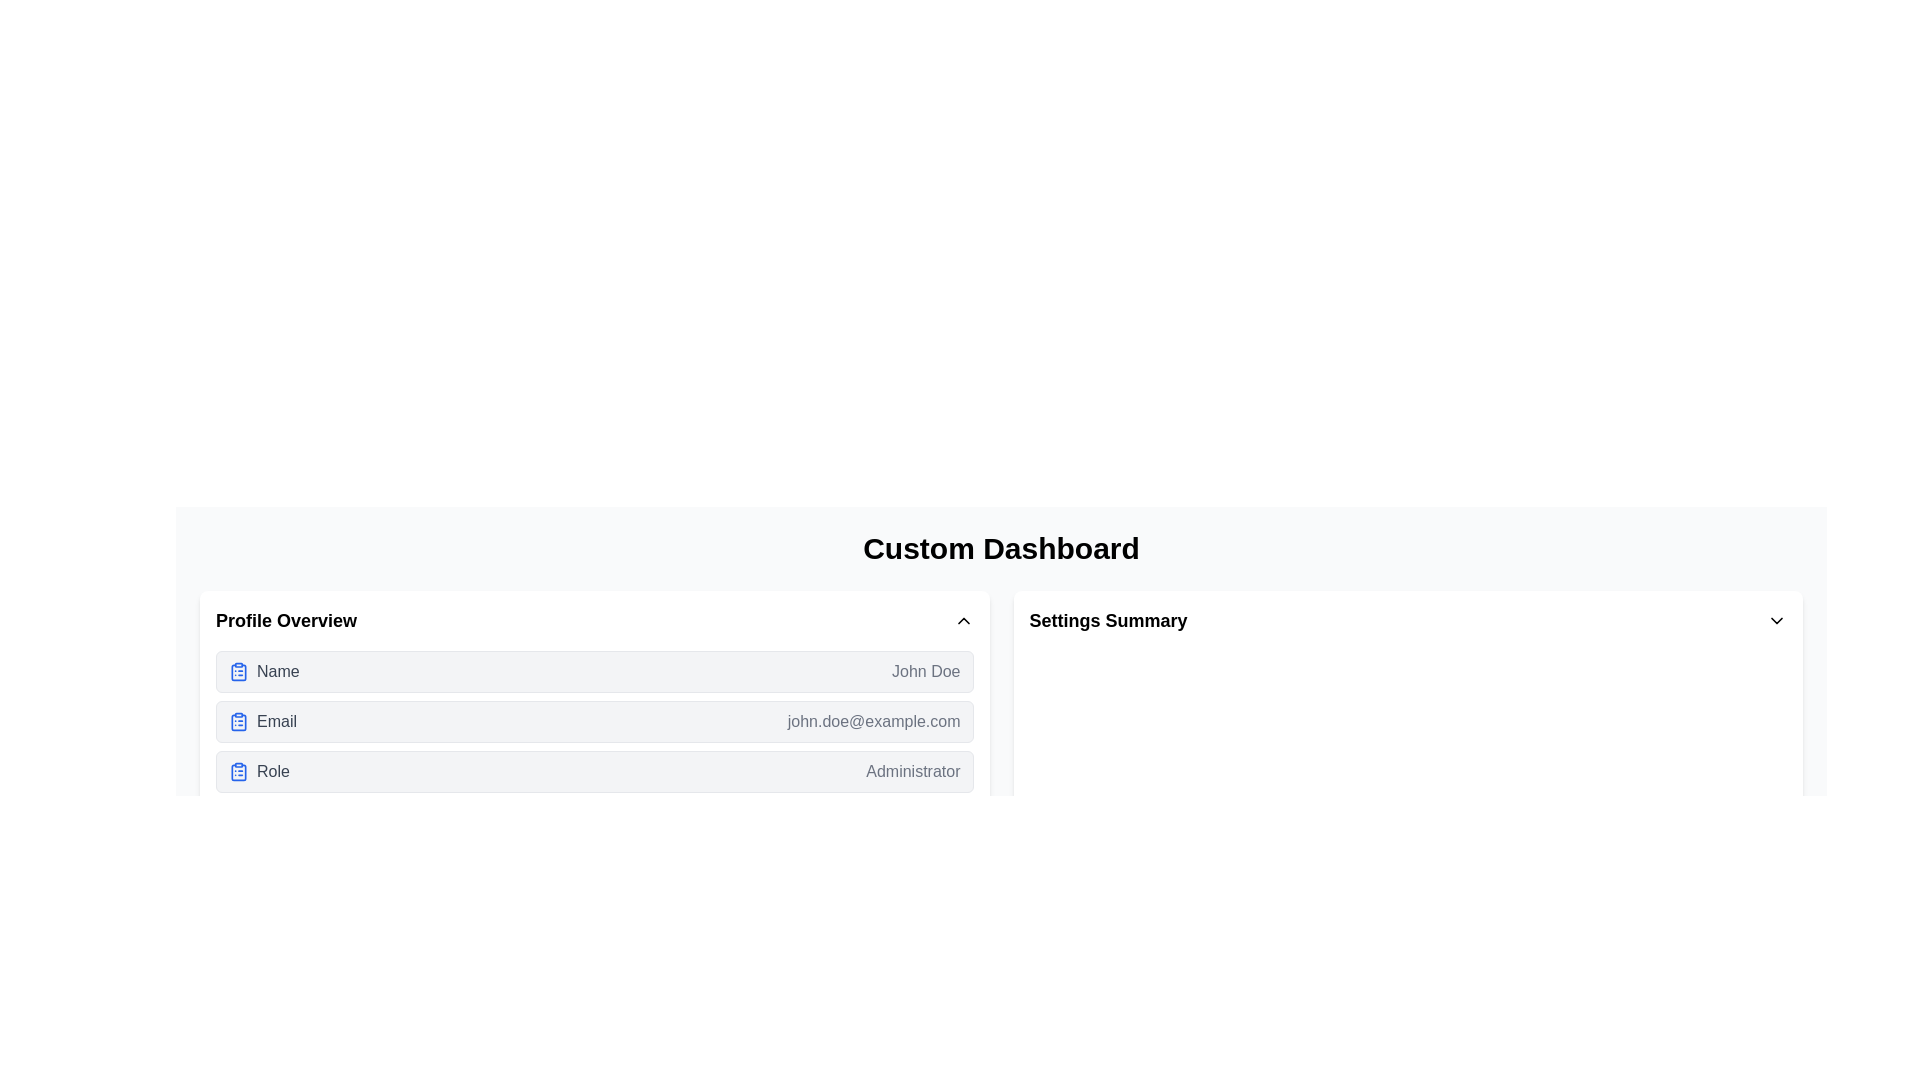 This screenshot has width=1920, height=1080. Describe the element at coordinates (1107, 620) in the screenshot. I see `text of the 'Settings Summary' label, which is a bold, larger font text element located in the upper-central part of the interface` at that location.